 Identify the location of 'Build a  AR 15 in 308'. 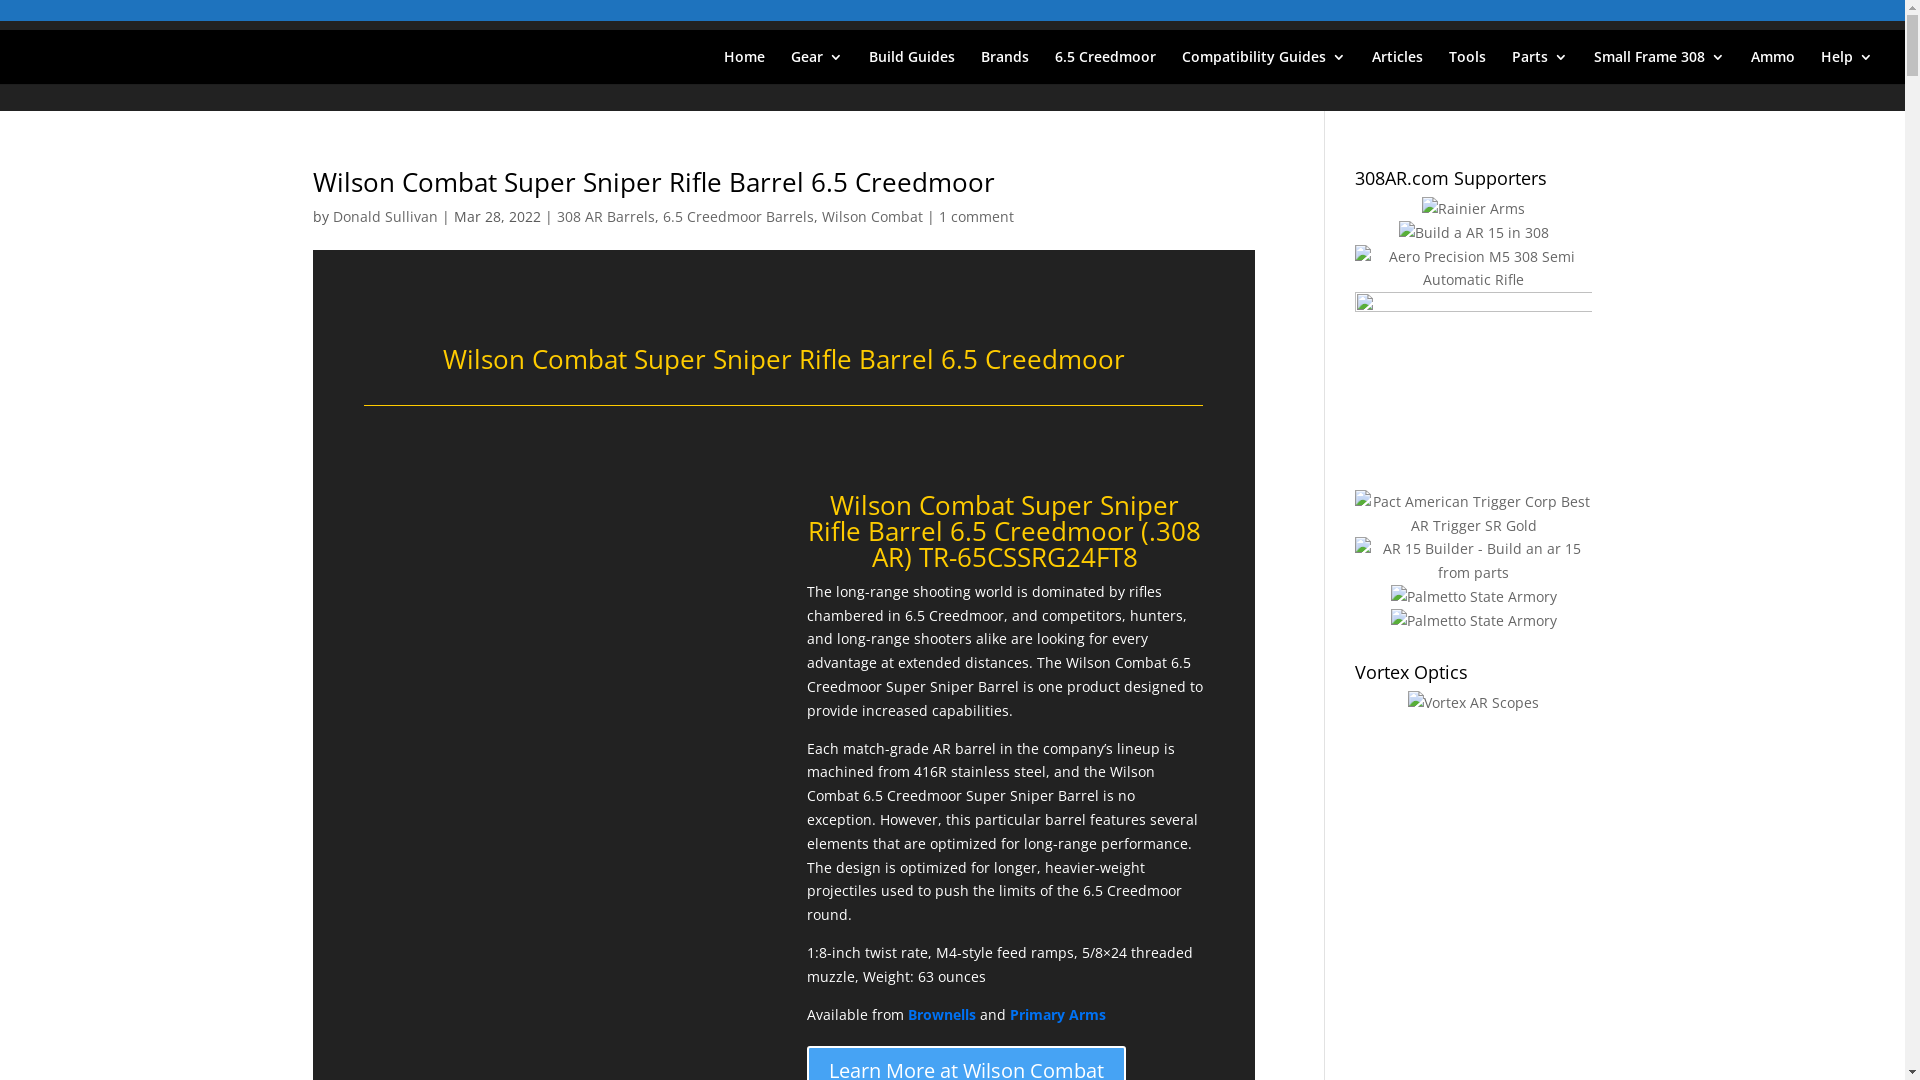
(1473, 231).